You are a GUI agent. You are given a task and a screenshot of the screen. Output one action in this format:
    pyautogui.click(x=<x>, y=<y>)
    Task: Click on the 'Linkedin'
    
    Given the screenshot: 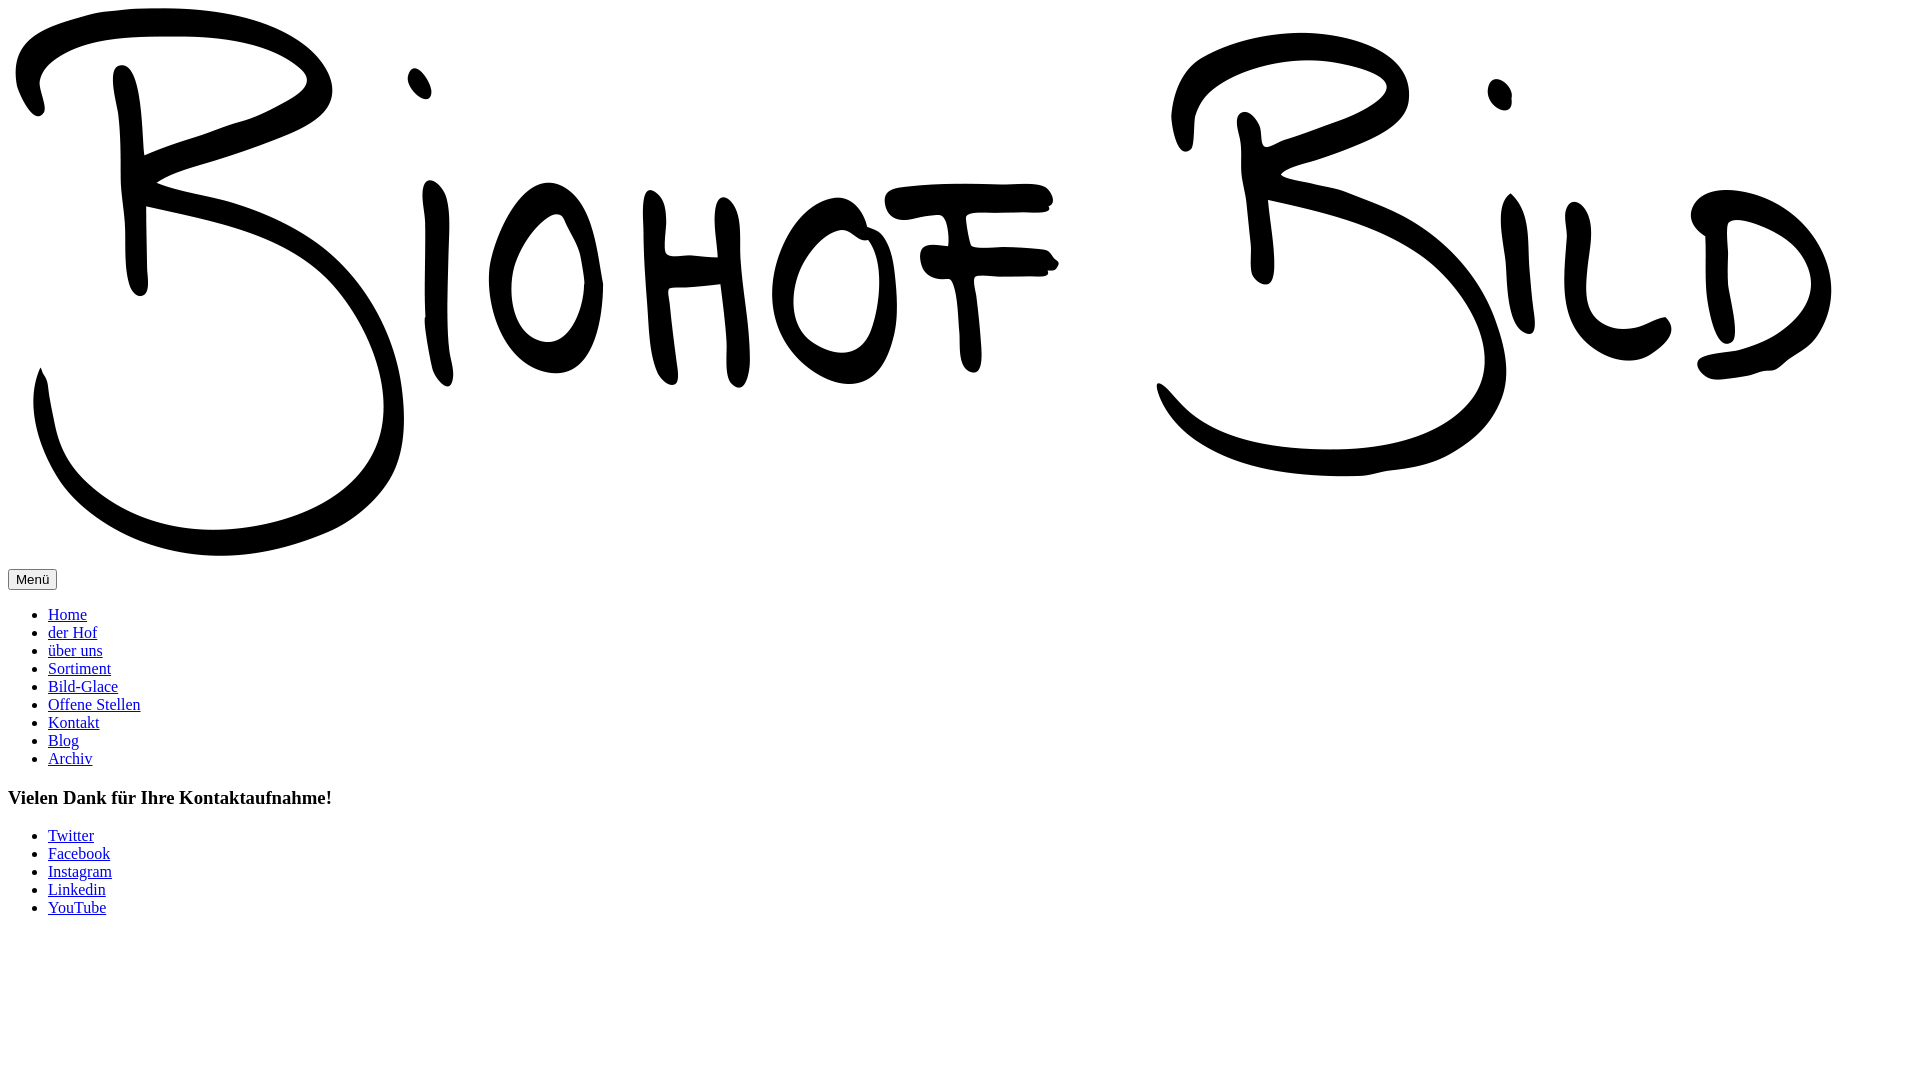 What is the action you would take?
    pyautogui.click(x=76, y=888)
    